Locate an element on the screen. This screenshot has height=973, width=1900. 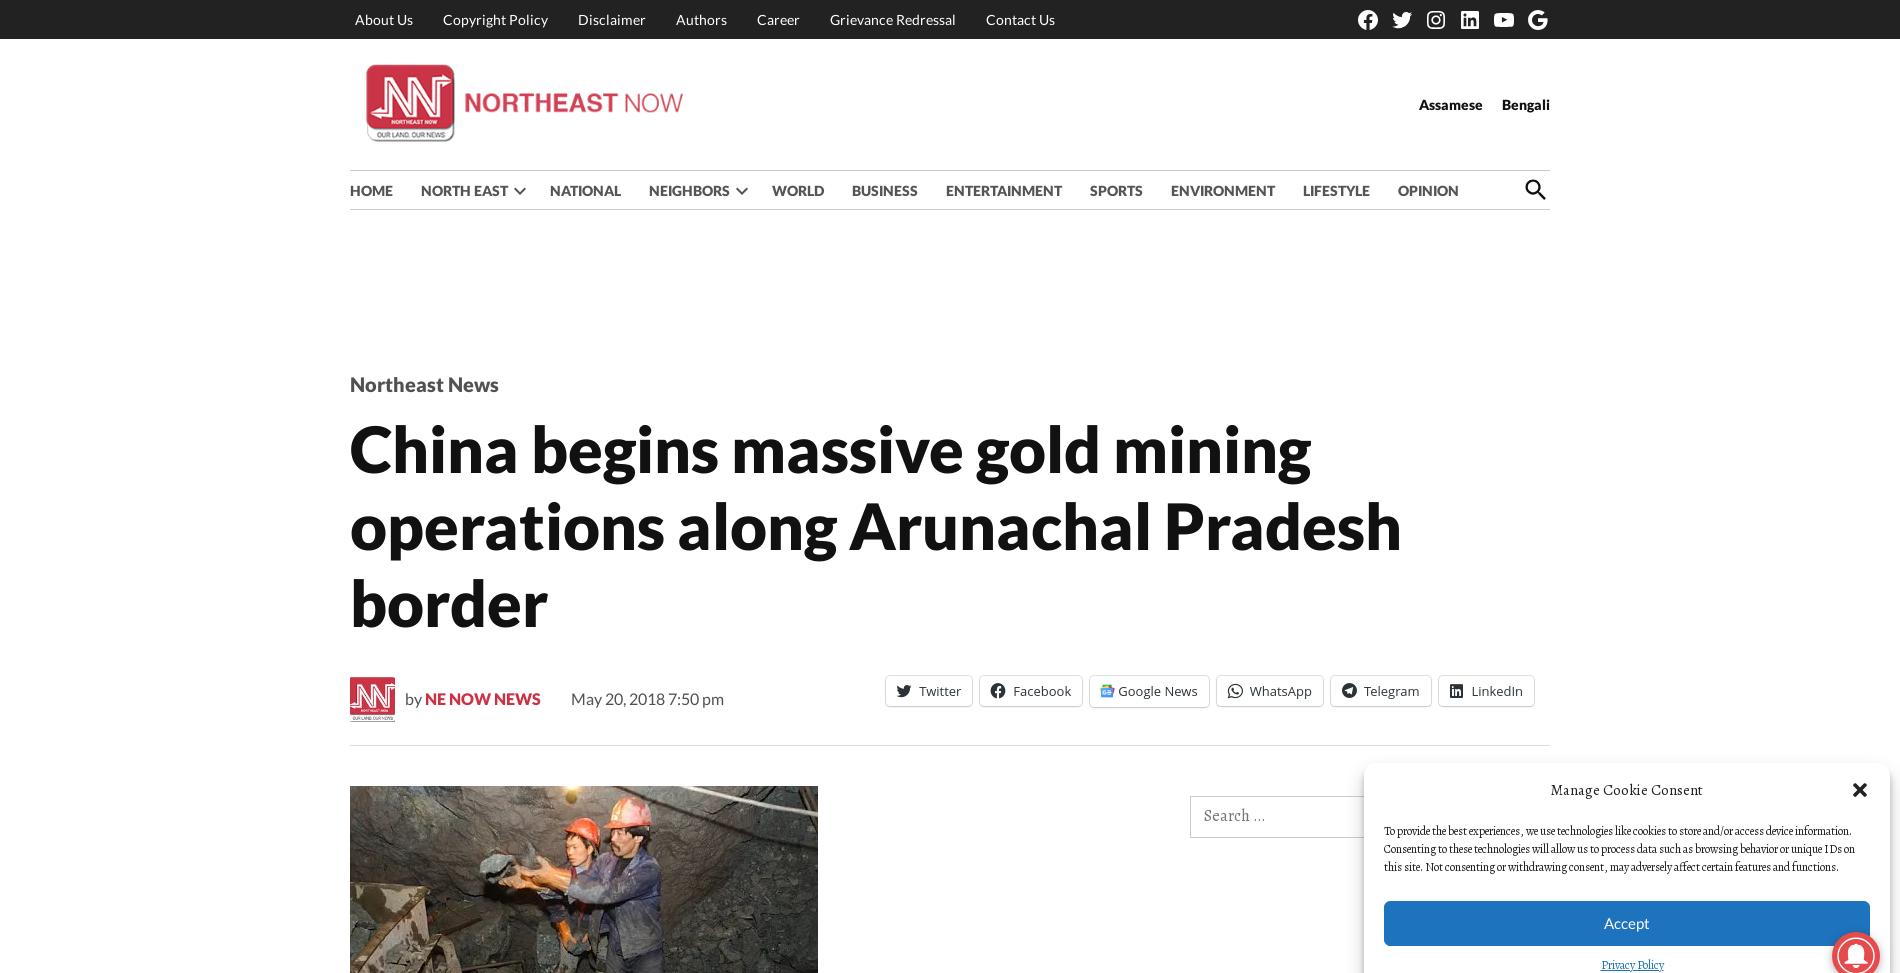
'Career' is located at coordinates (777, 18).